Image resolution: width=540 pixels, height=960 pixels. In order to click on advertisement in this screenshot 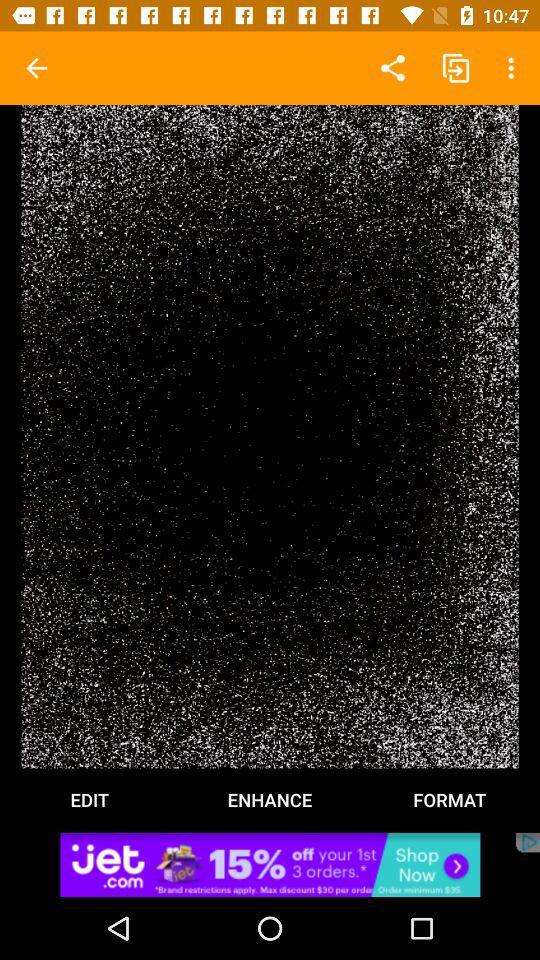, I will do `click(270, 863)`.